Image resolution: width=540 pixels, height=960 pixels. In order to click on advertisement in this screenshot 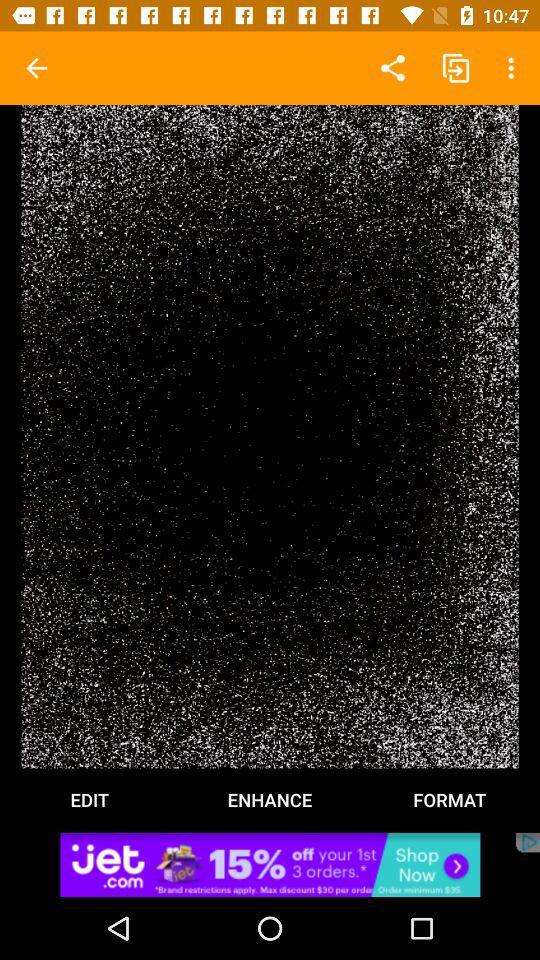, I will do `click(270, 863)`.